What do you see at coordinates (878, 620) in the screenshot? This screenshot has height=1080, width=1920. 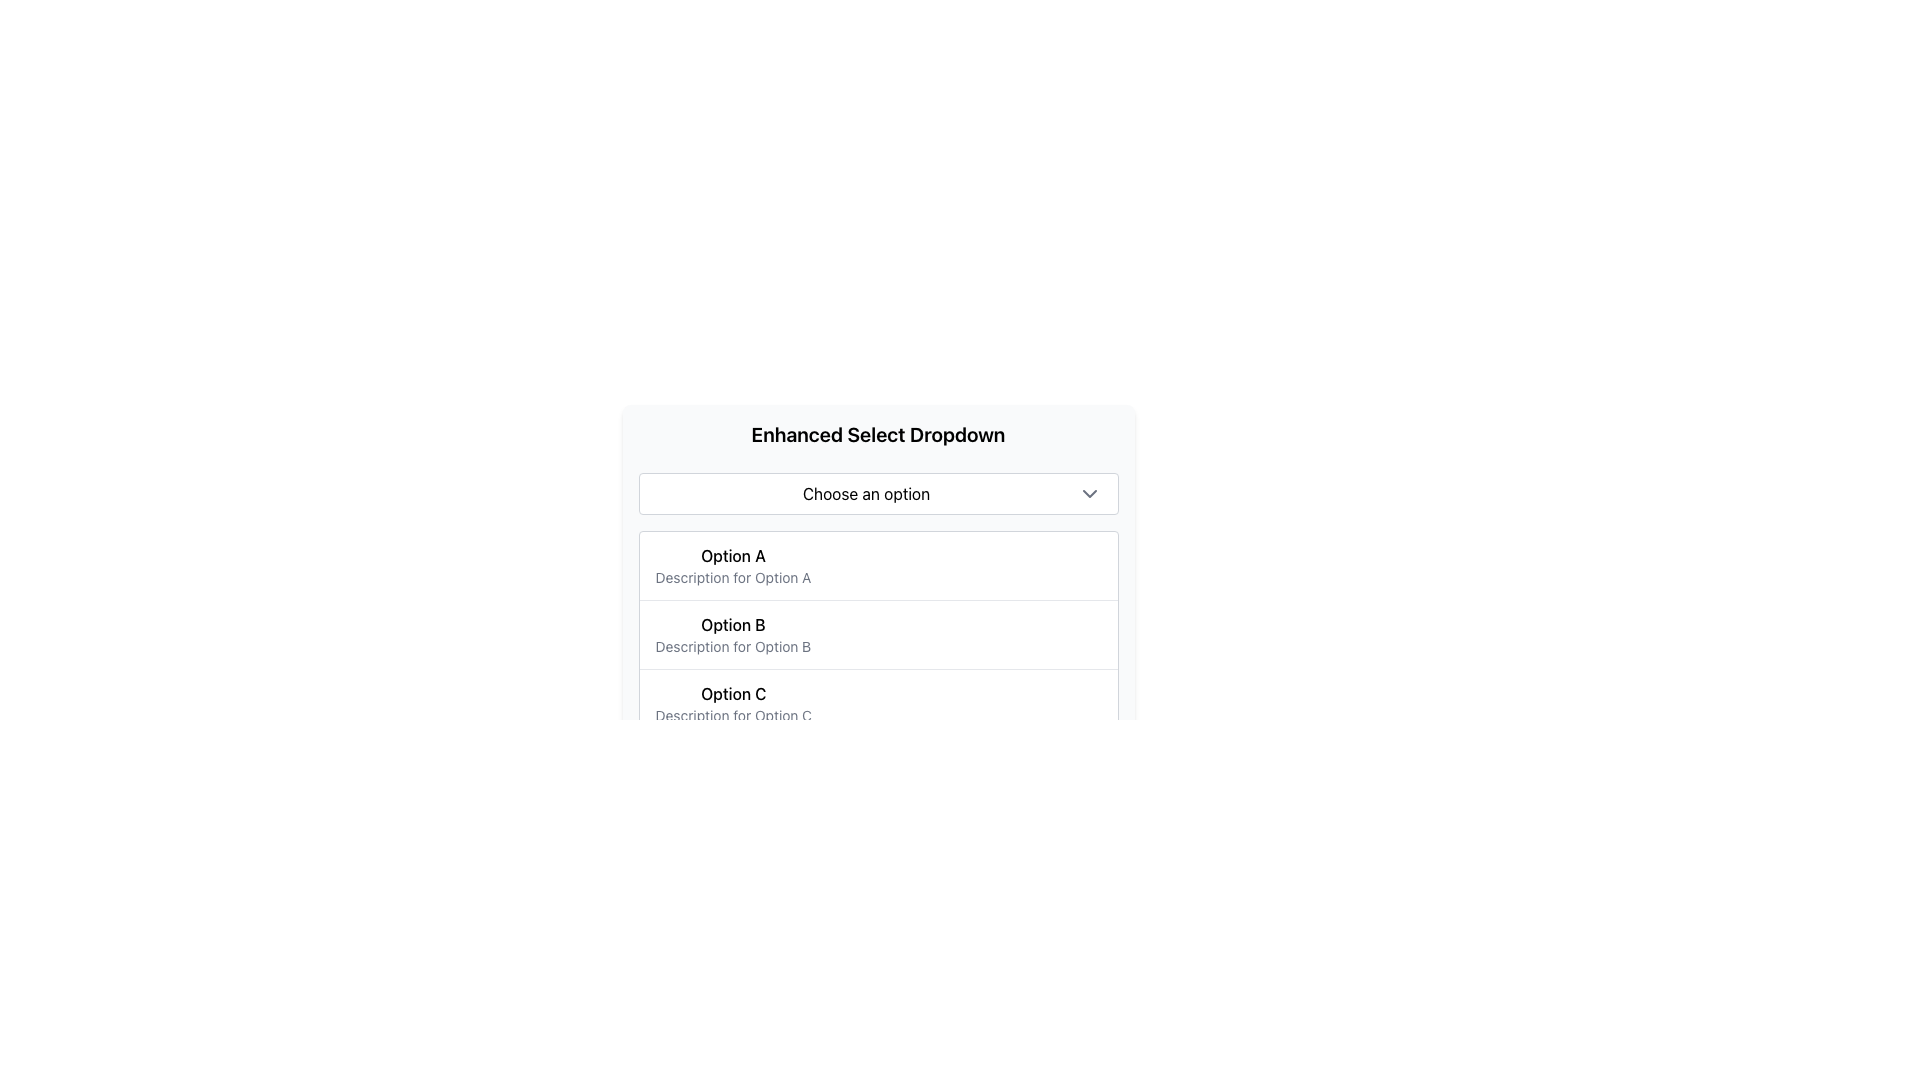 I see `the dropdown menu item labeled 'Option B', which is the second item in the dropdown list under 'Enhanced Select Dropdown'` at bounding box center [878, 620].